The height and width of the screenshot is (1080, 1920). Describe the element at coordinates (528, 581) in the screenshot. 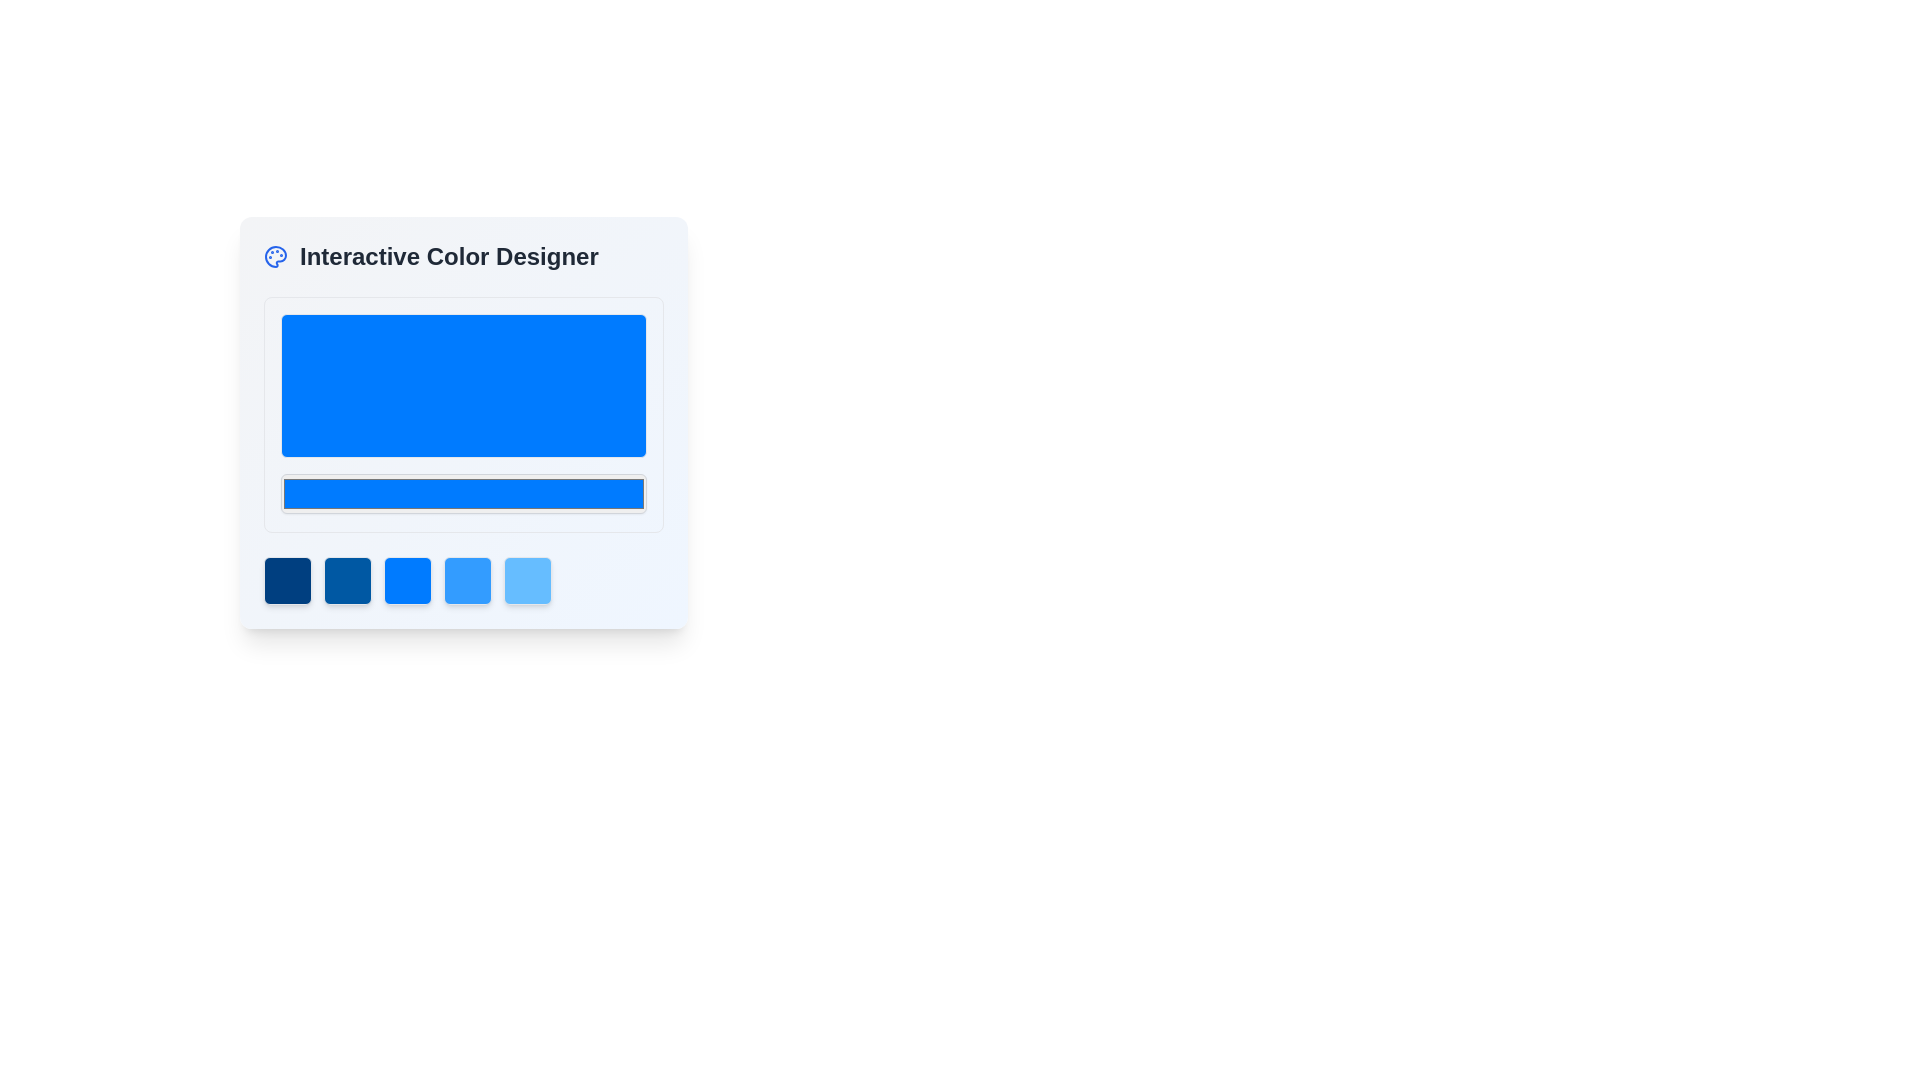

I see `the fifth selectable color option in the Interactive Color Designer section` at that location.